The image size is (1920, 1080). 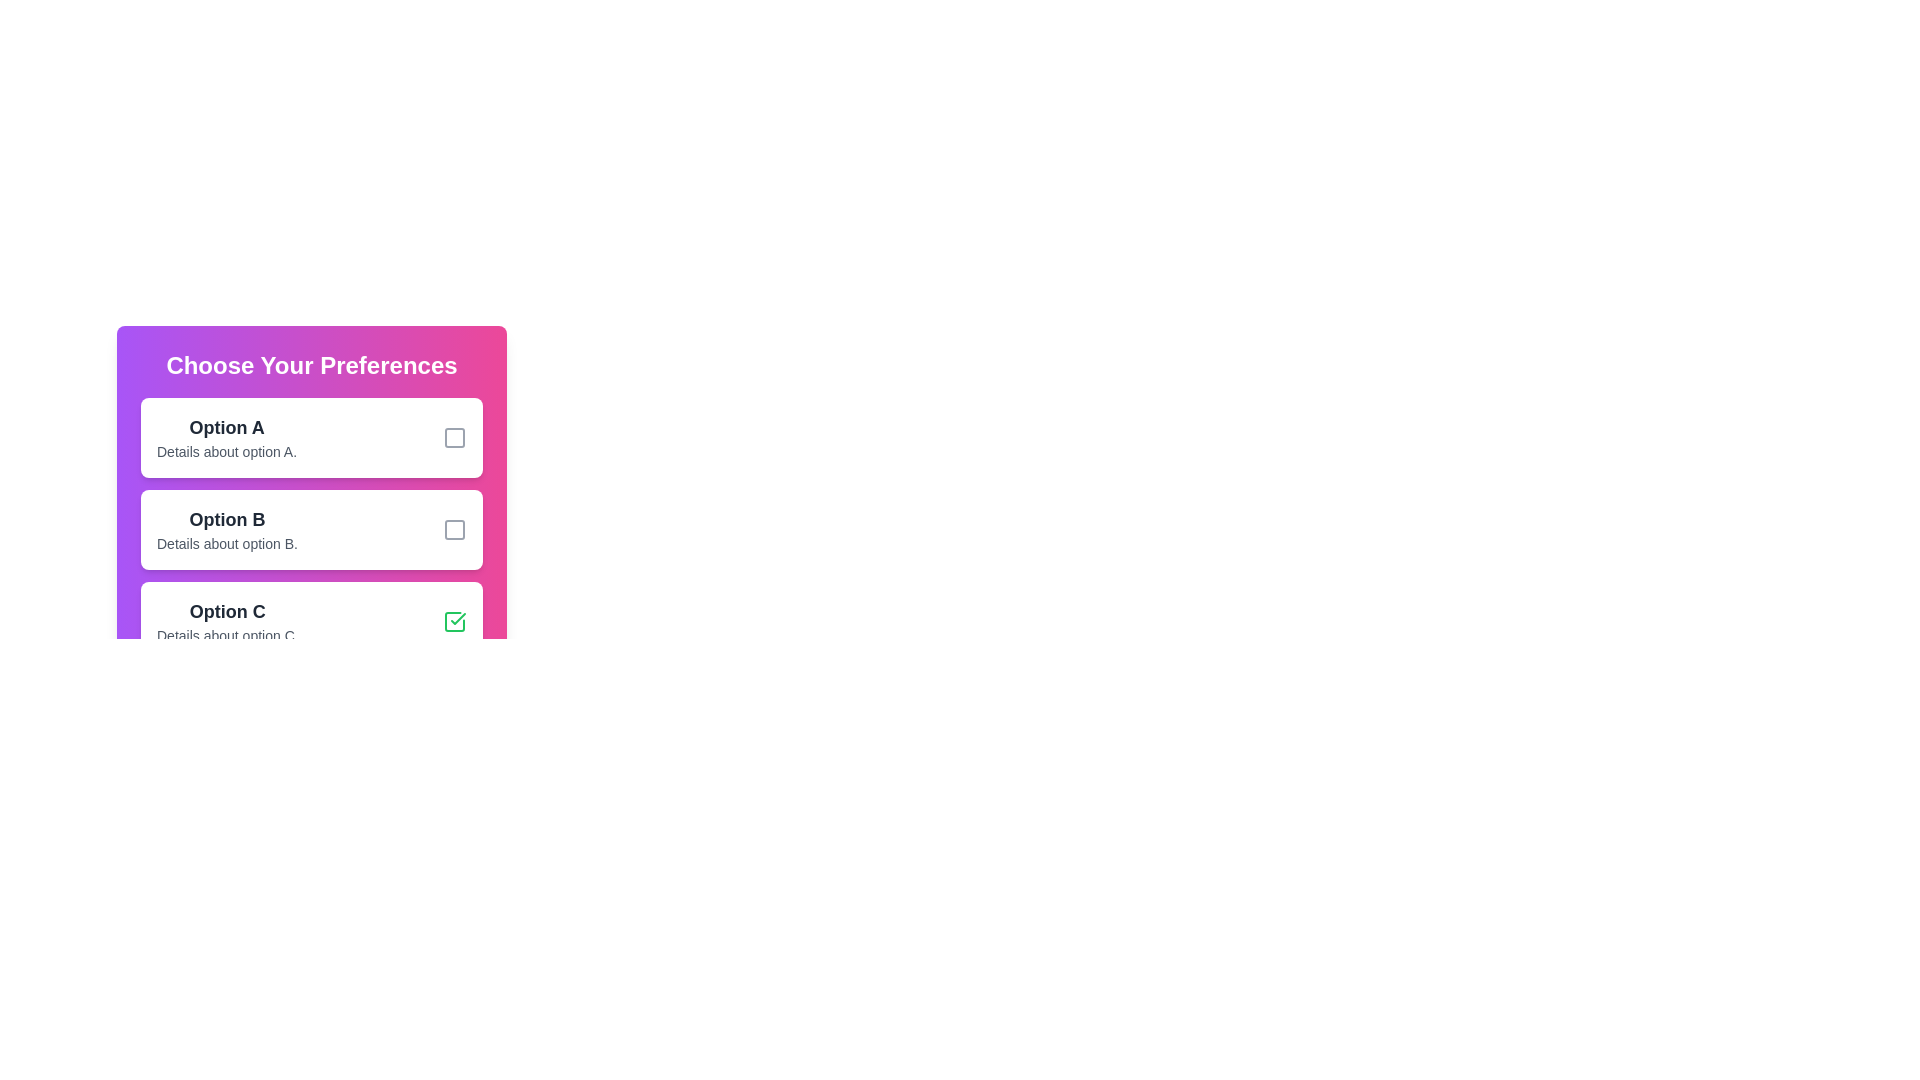 What do you see at coordinates (227, 543) in the screenshot?
I see `the descriptive text label for 'Option B', which is located beneath the title text of 'Option B' in the second item of the vertical list` at bounding box center [227, 543].